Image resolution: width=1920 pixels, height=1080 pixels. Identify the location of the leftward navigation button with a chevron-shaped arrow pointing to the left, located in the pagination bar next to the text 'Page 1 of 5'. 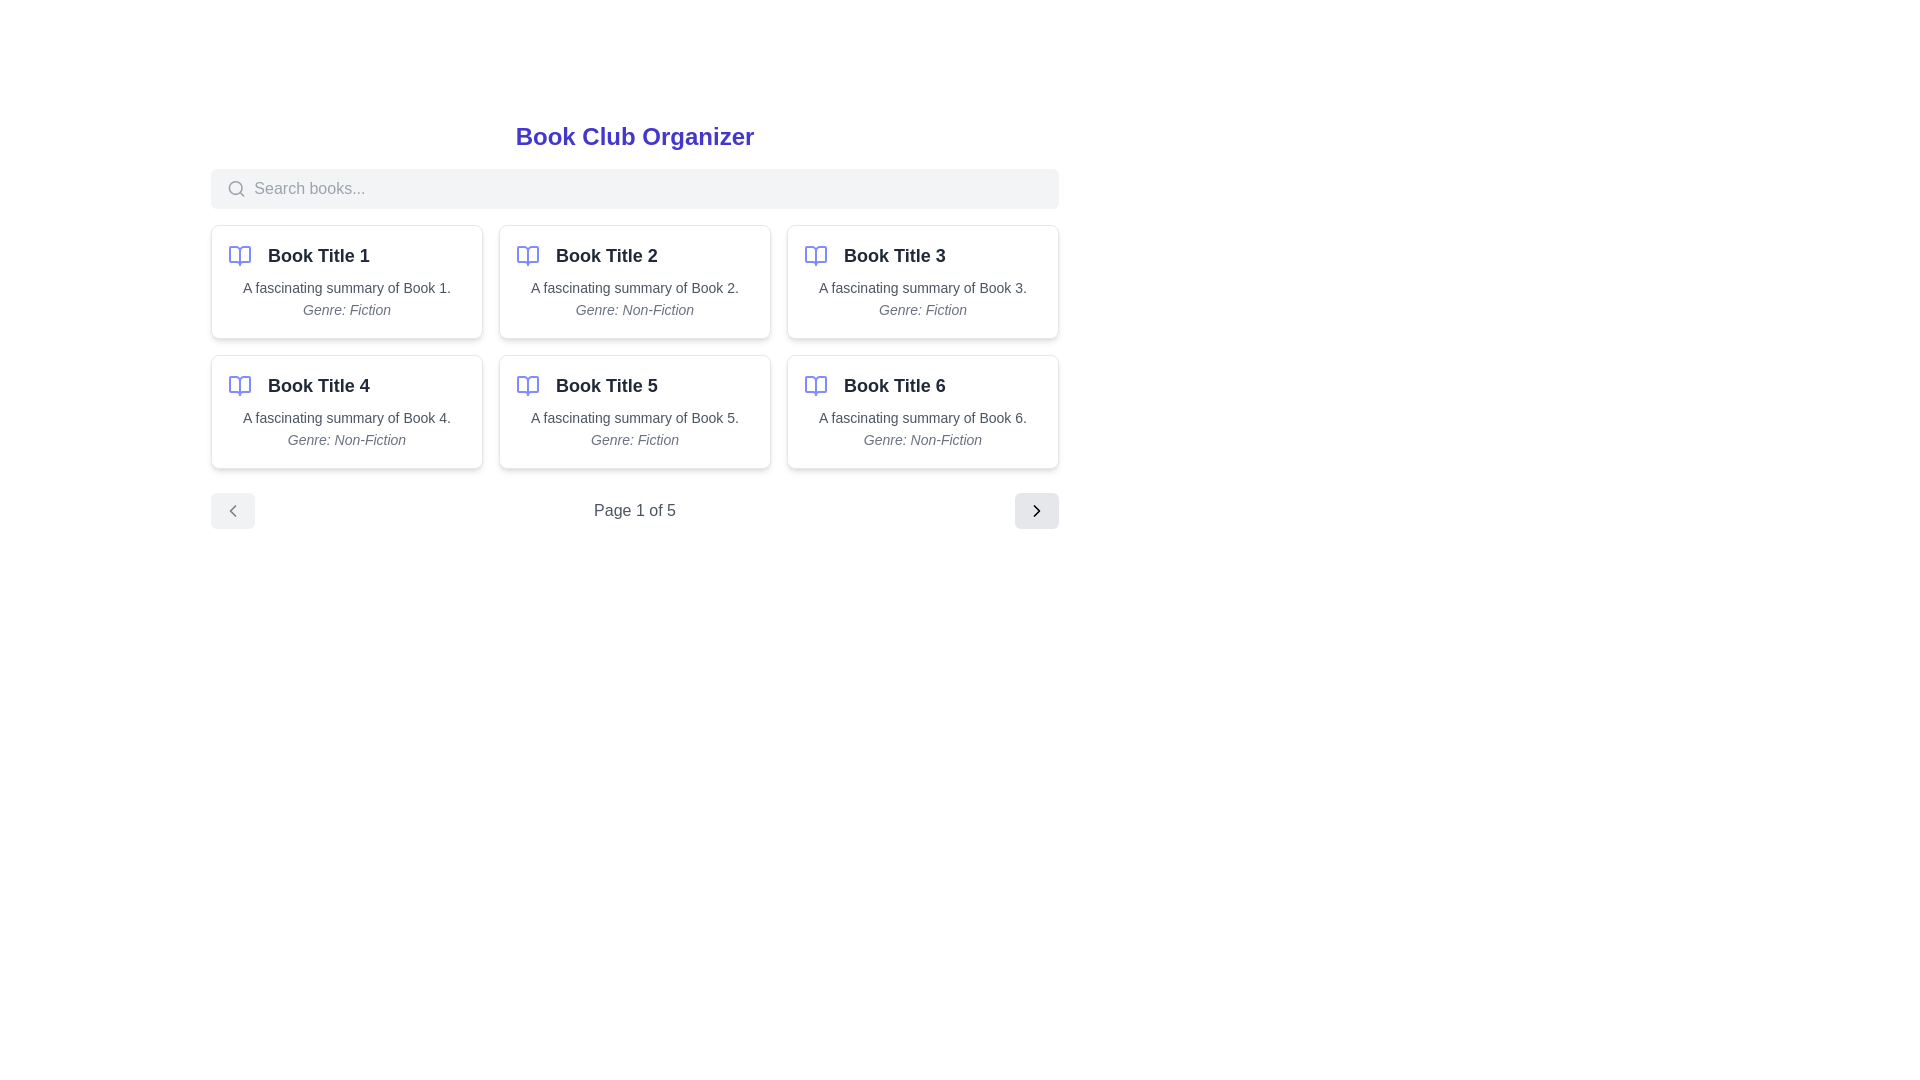
(233, 509).